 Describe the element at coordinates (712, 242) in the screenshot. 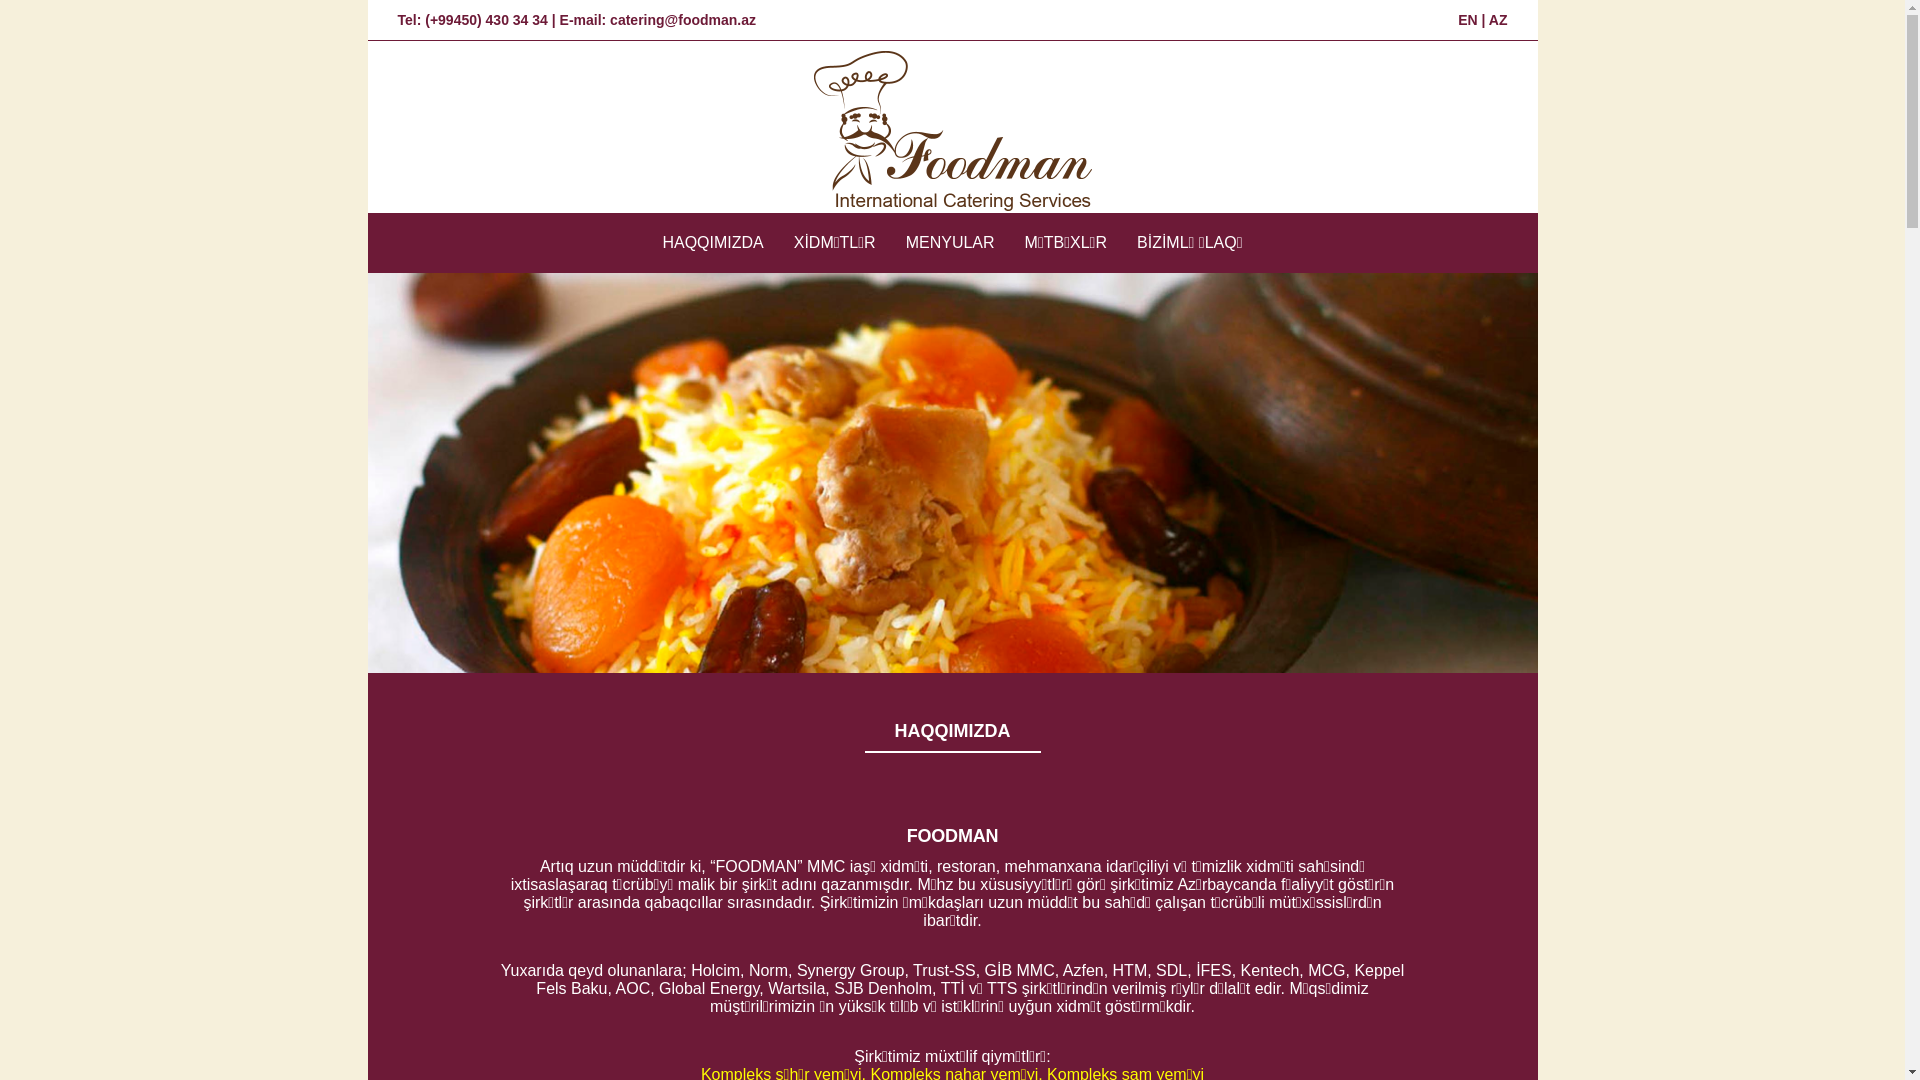

I see `'HAQQIMIZDA'` at that location.